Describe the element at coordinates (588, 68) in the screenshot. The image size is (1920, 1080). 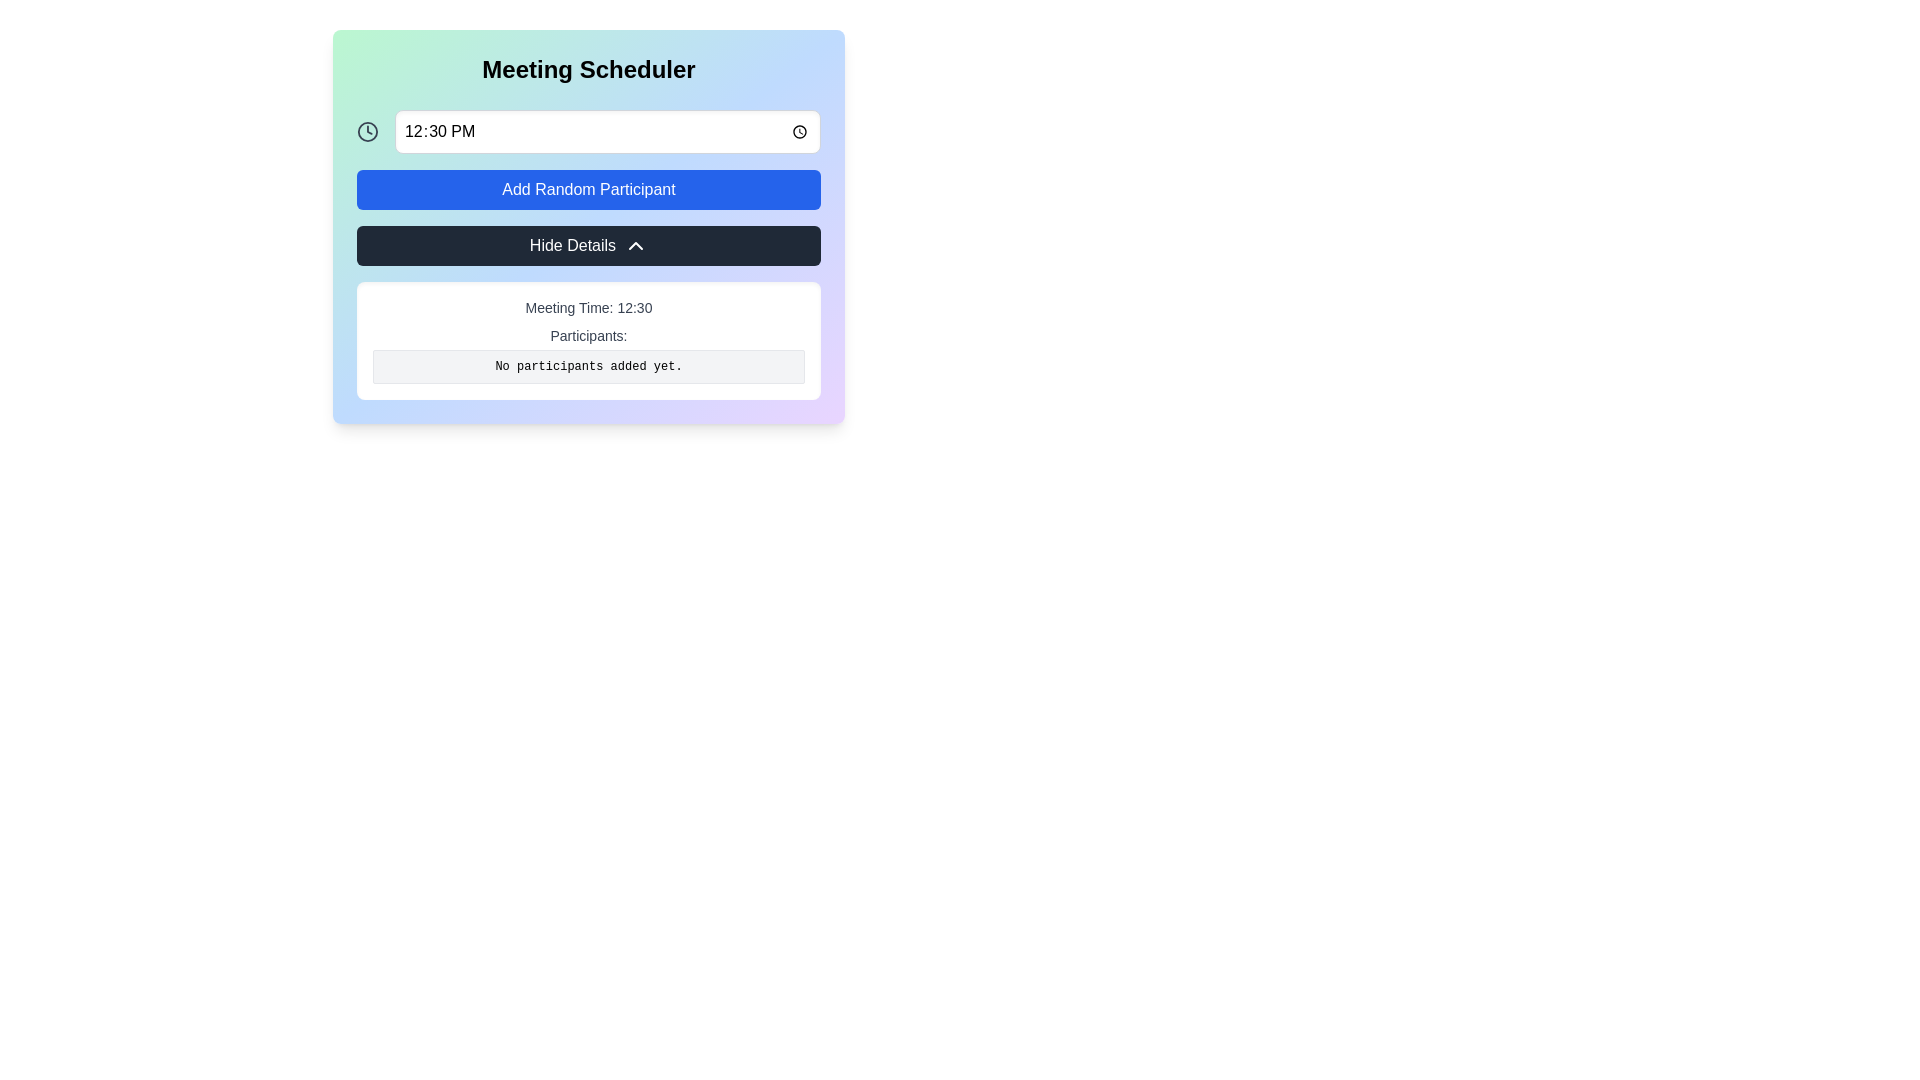
I see `the Label or Header element at the top of the meeting scheduler interface, which serves as the title for the section` at that location.